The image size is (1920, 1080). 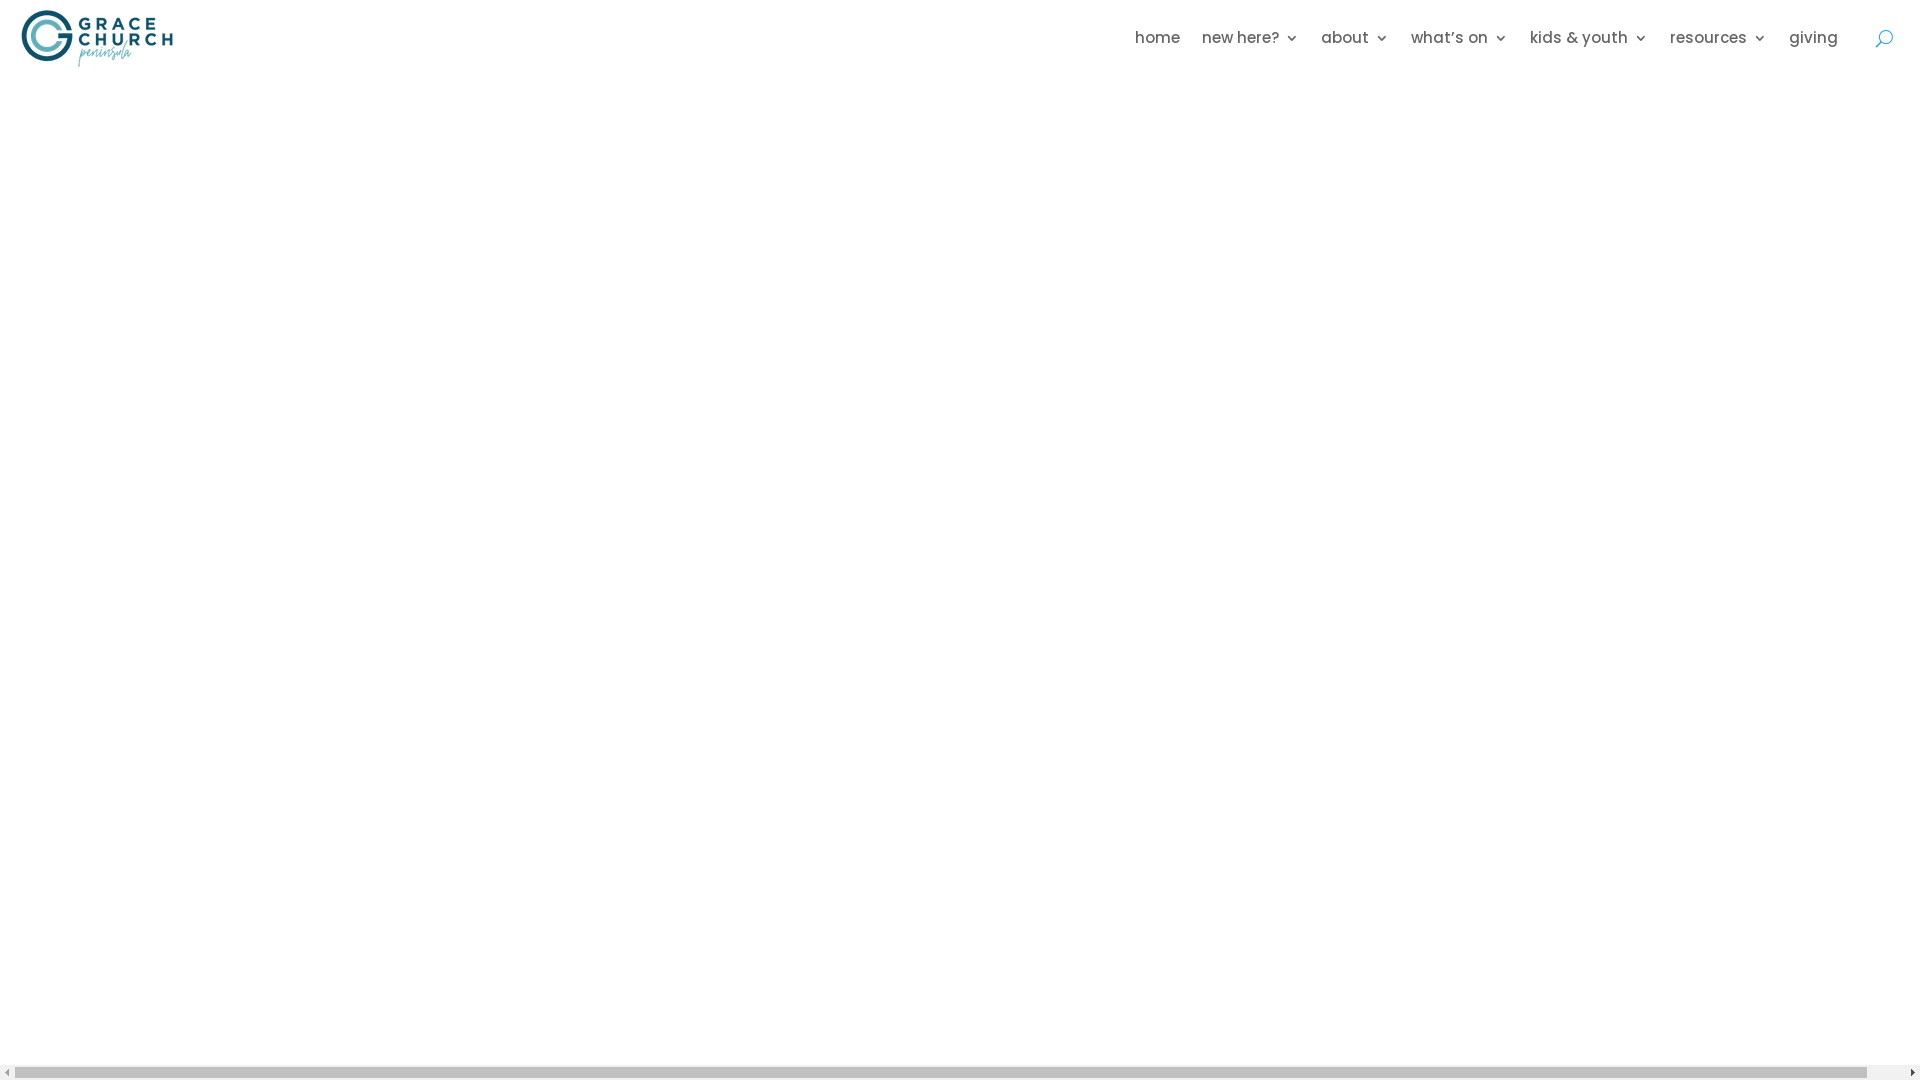 What do you see at coordinates (1813, 38) in the screenshot?
I see `'giving'` at bounding box center [1813, 38].